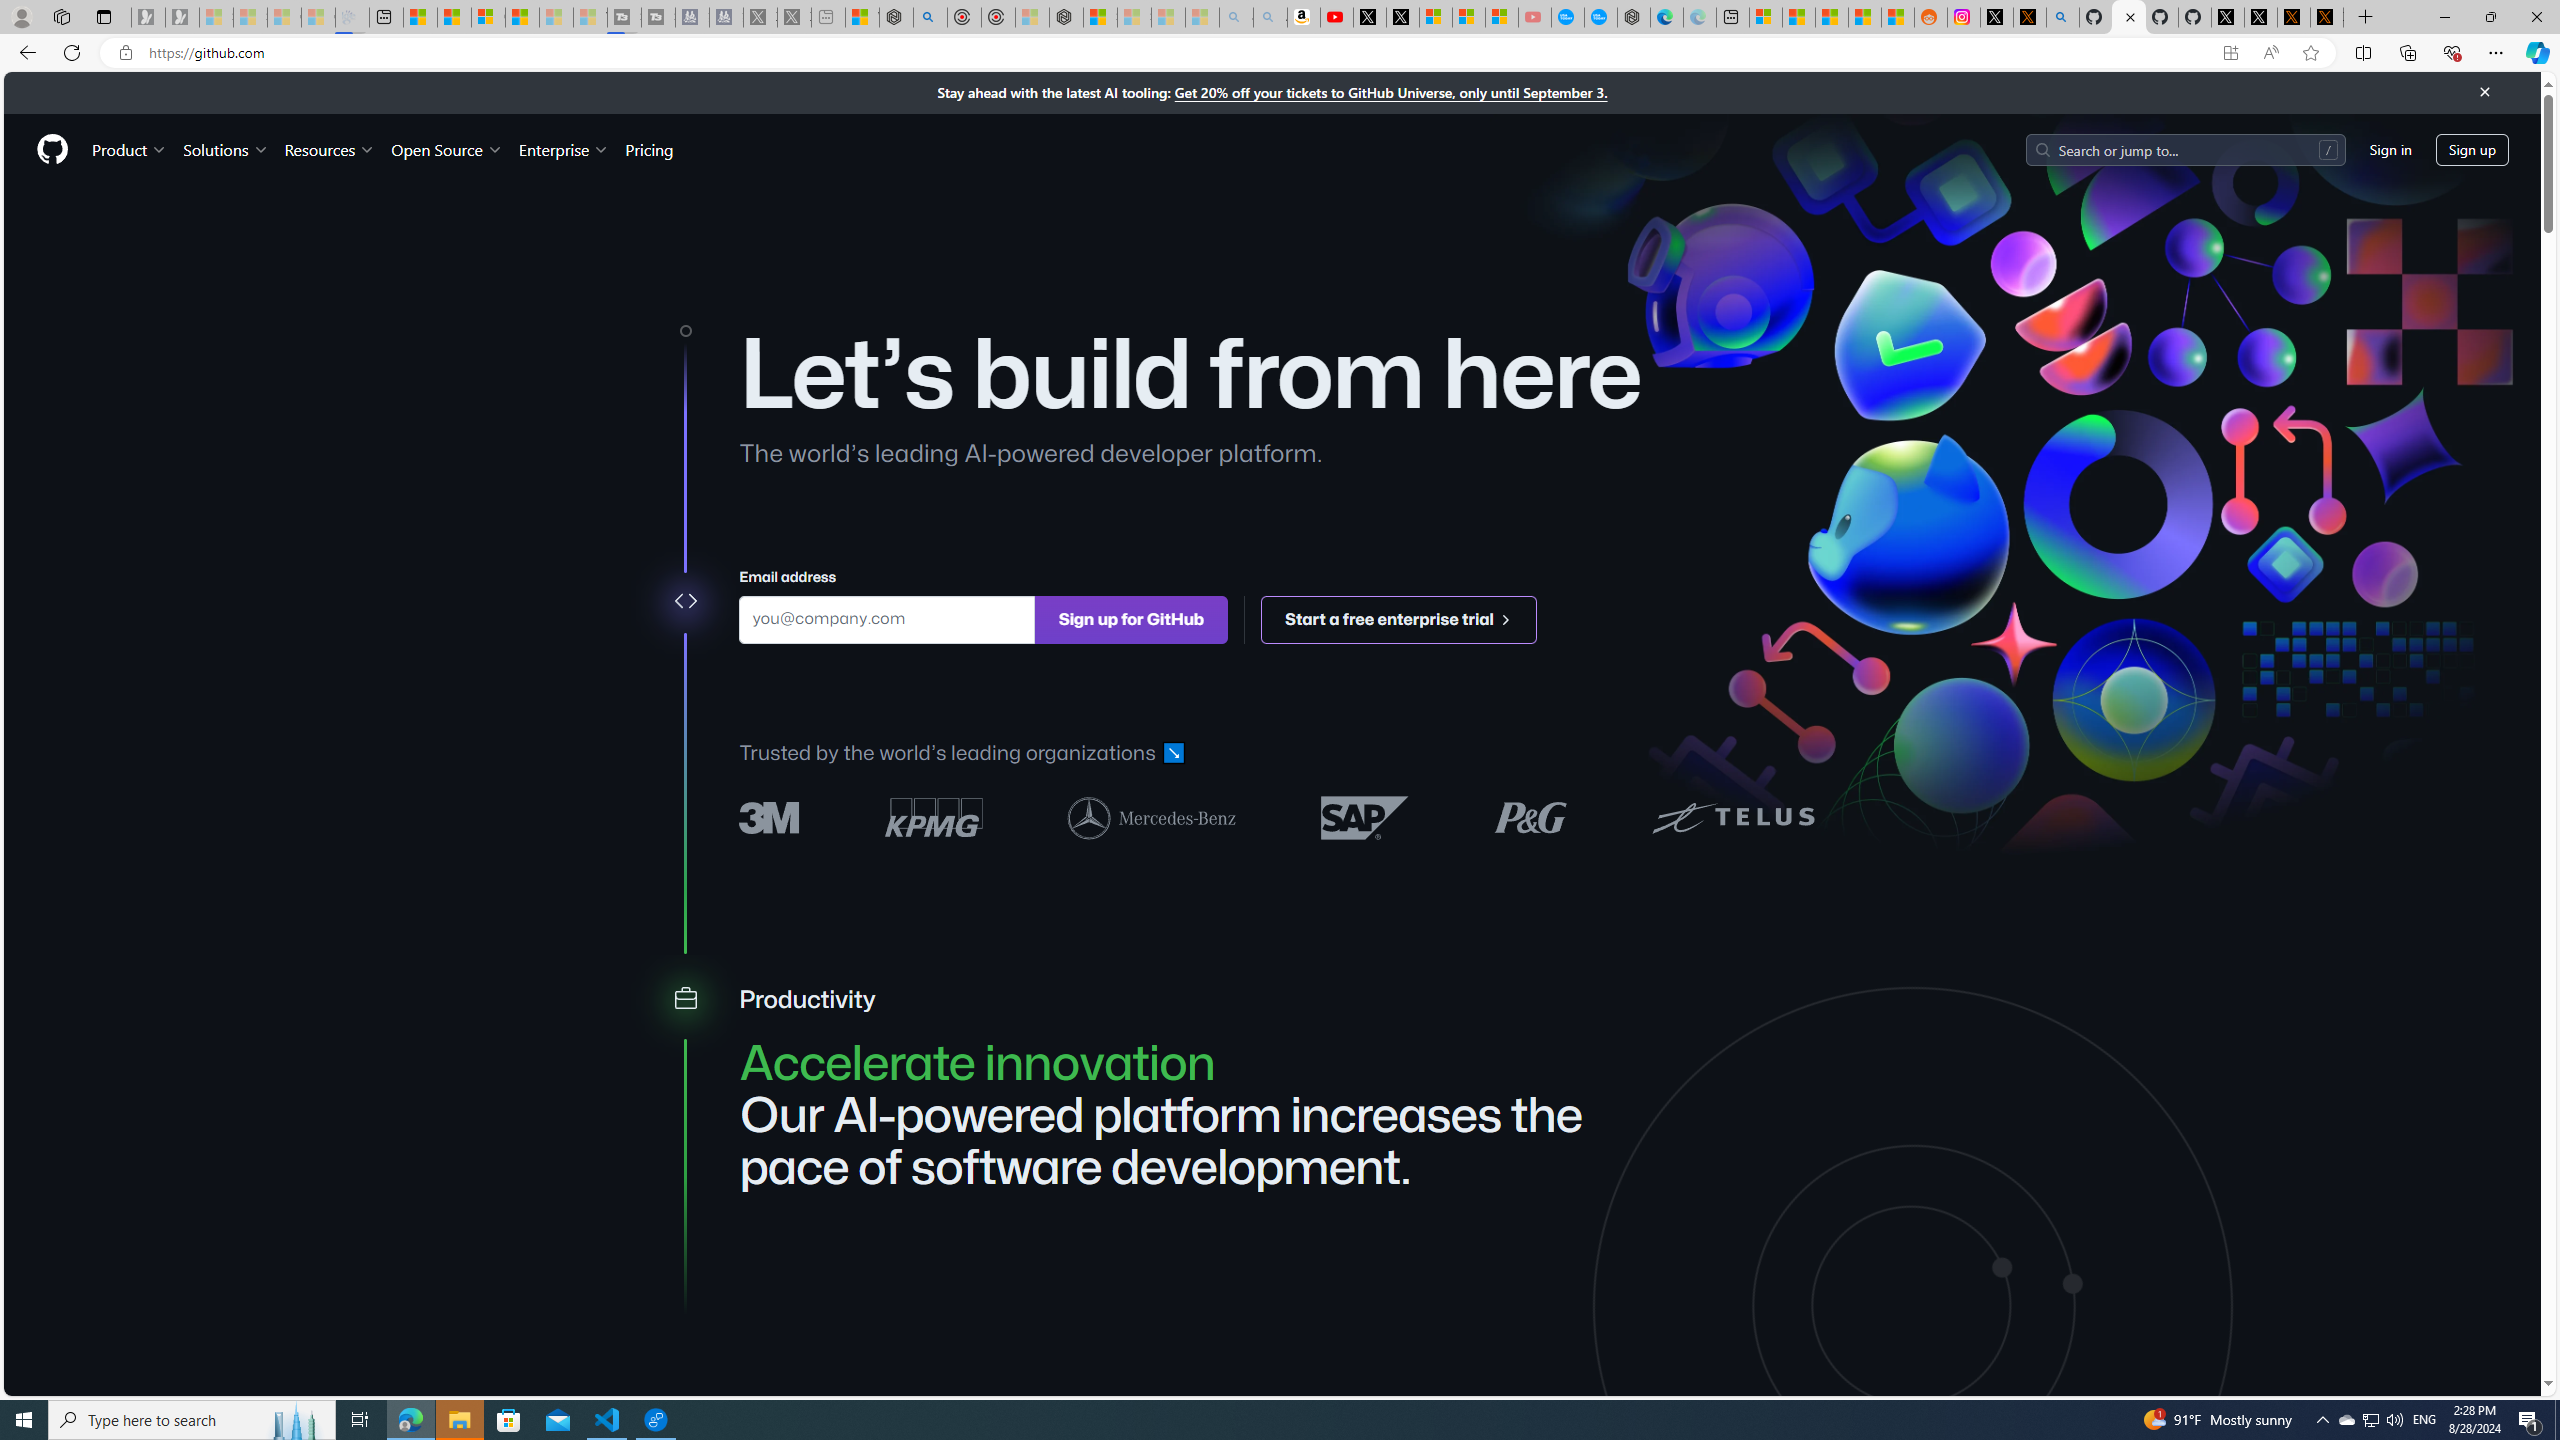 The image size is (2560, 1440). Describe the element at coordinates (130, 149) in the screenshot. I see `'Product'` at that location.